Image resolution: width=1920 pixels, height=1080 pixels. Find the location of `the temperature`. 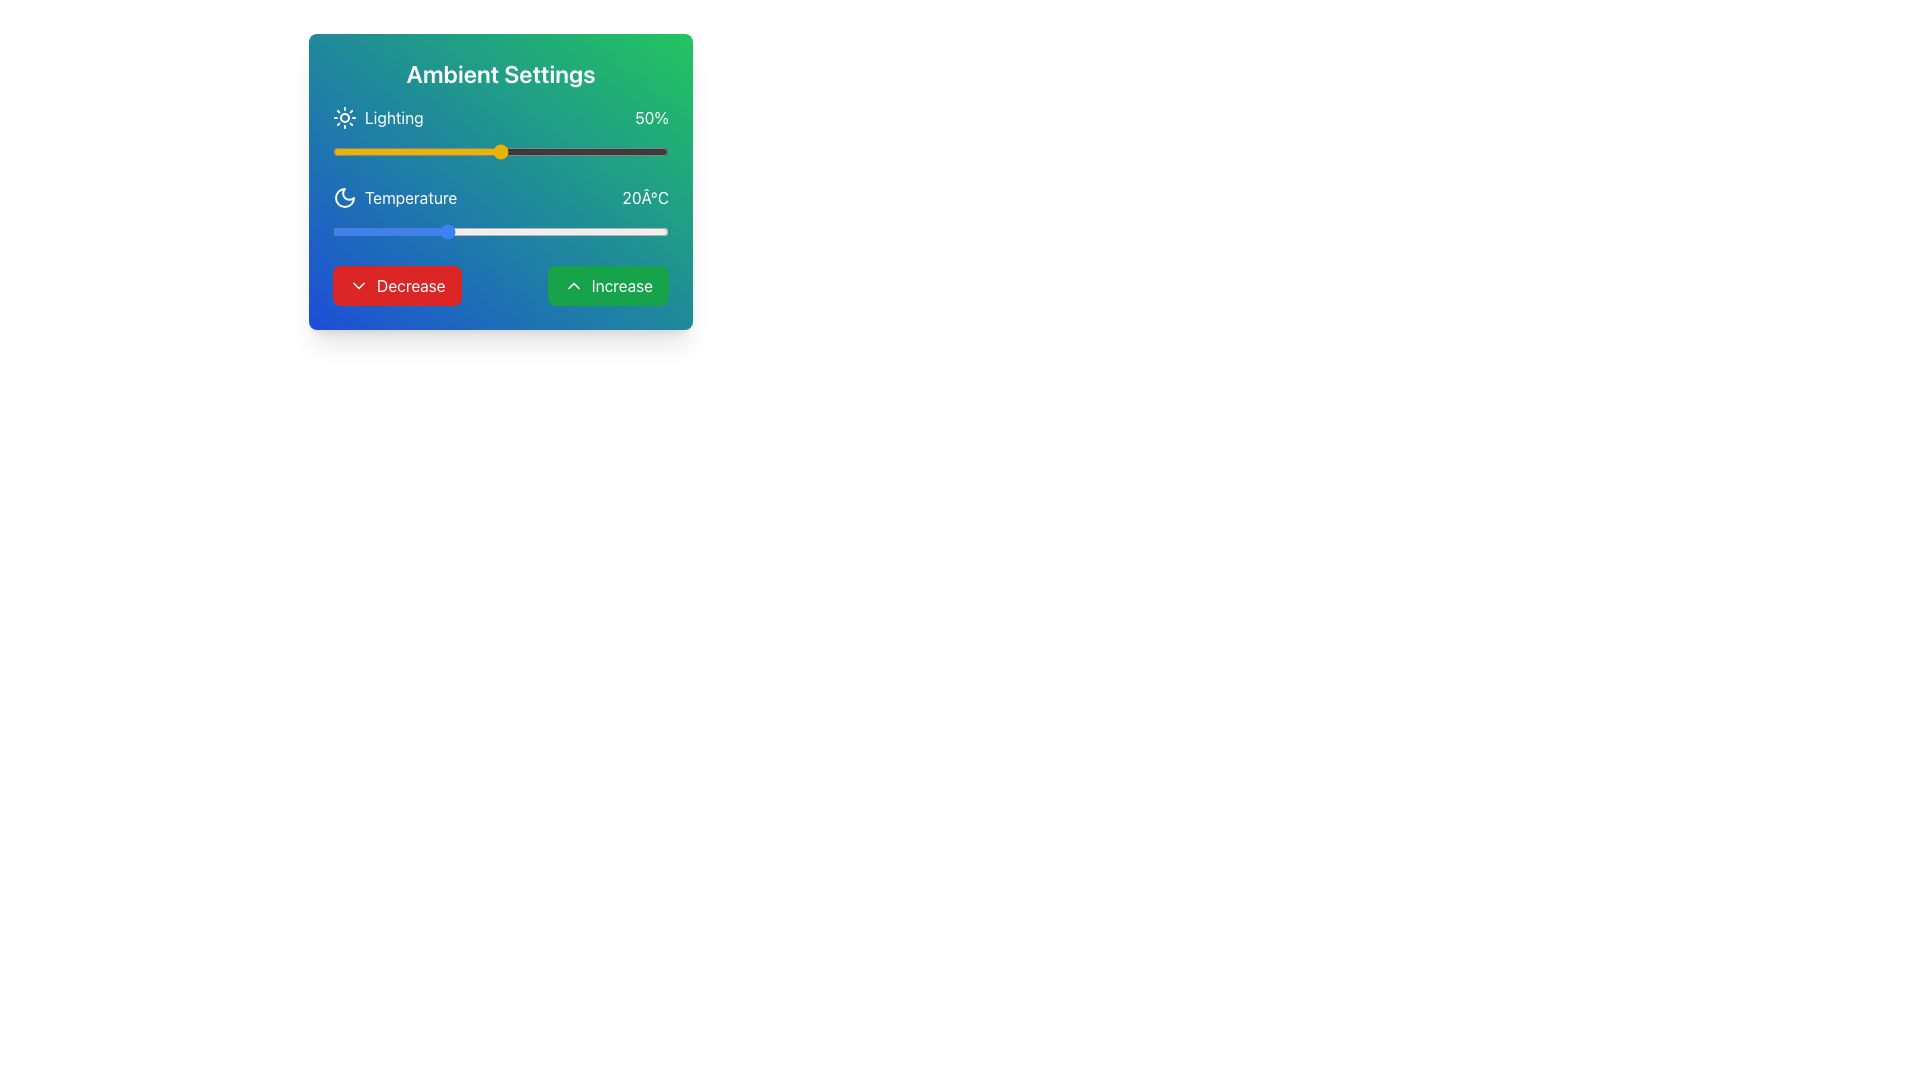

the temperature is located at coordinates (400, 230).